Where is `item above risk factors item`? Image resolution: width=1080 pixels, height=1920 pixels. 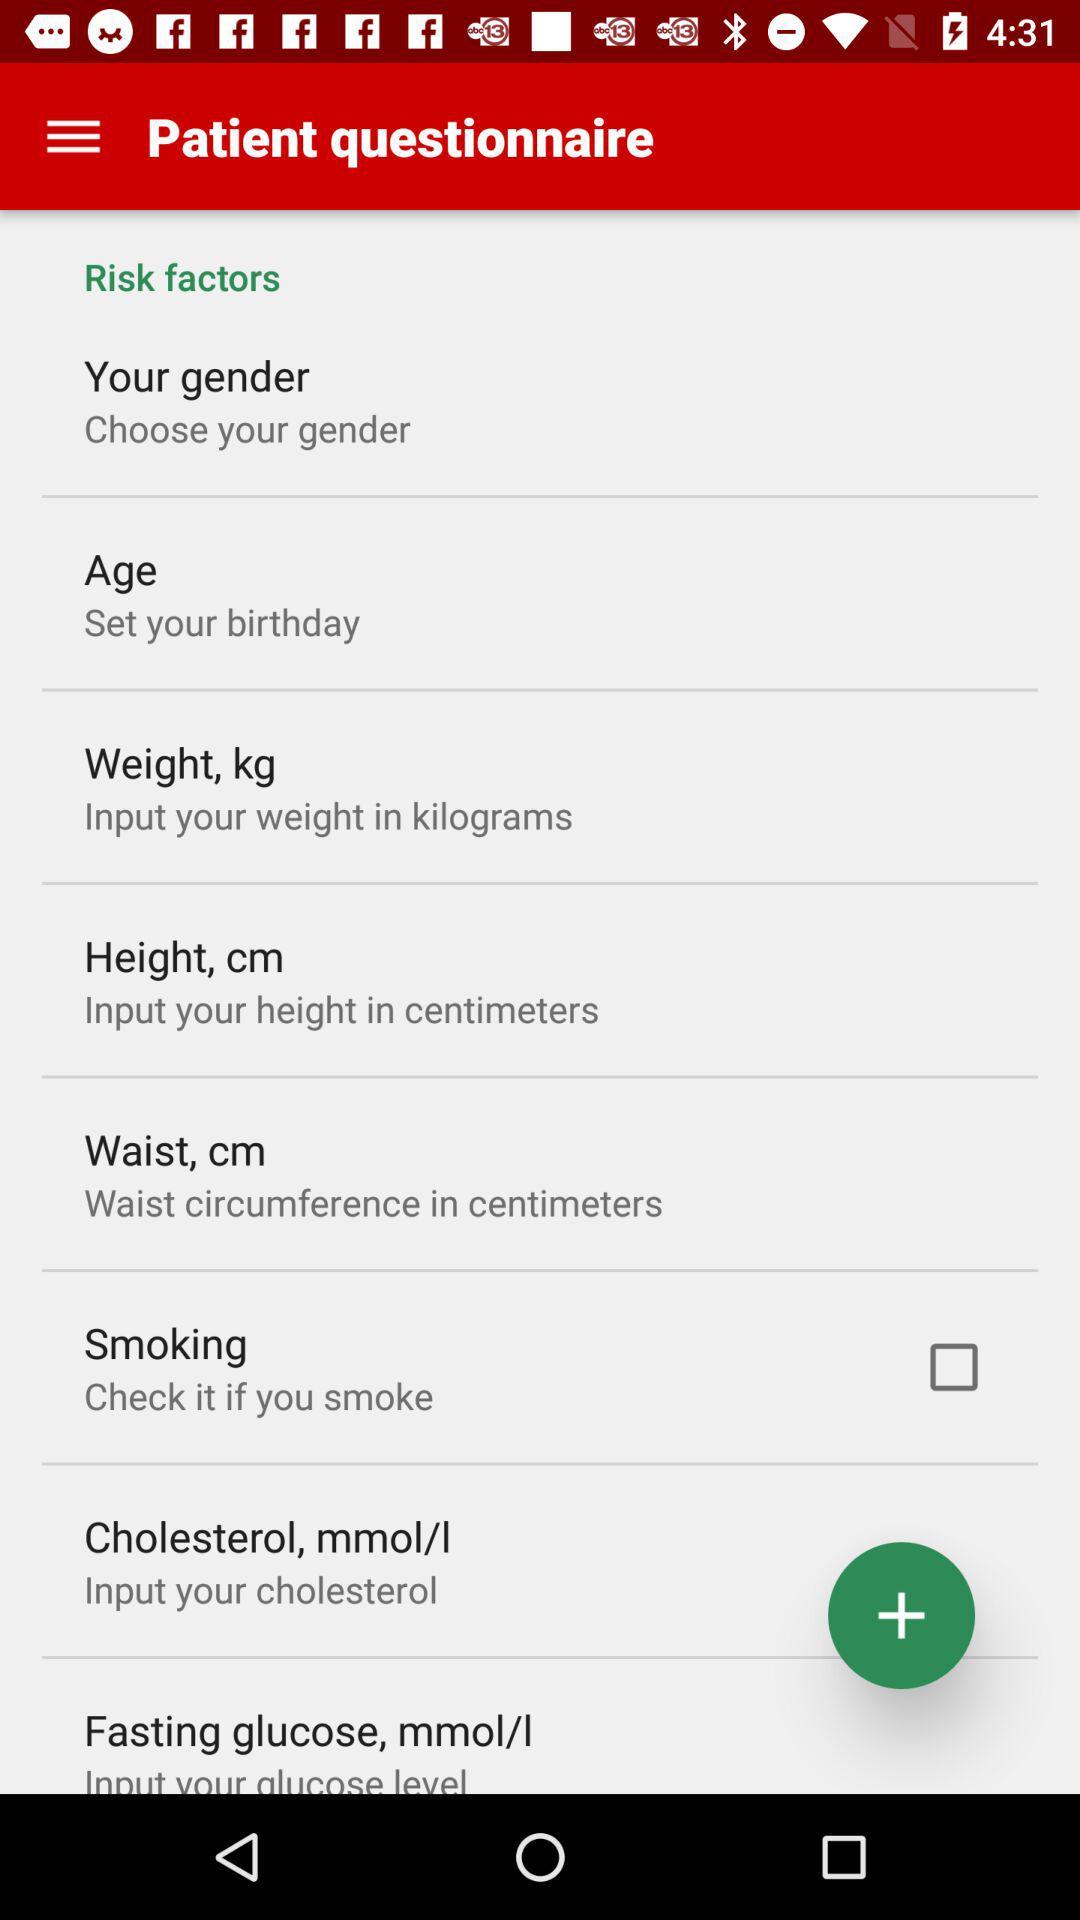 item above risk factors item is located at coordinates (72, 135).